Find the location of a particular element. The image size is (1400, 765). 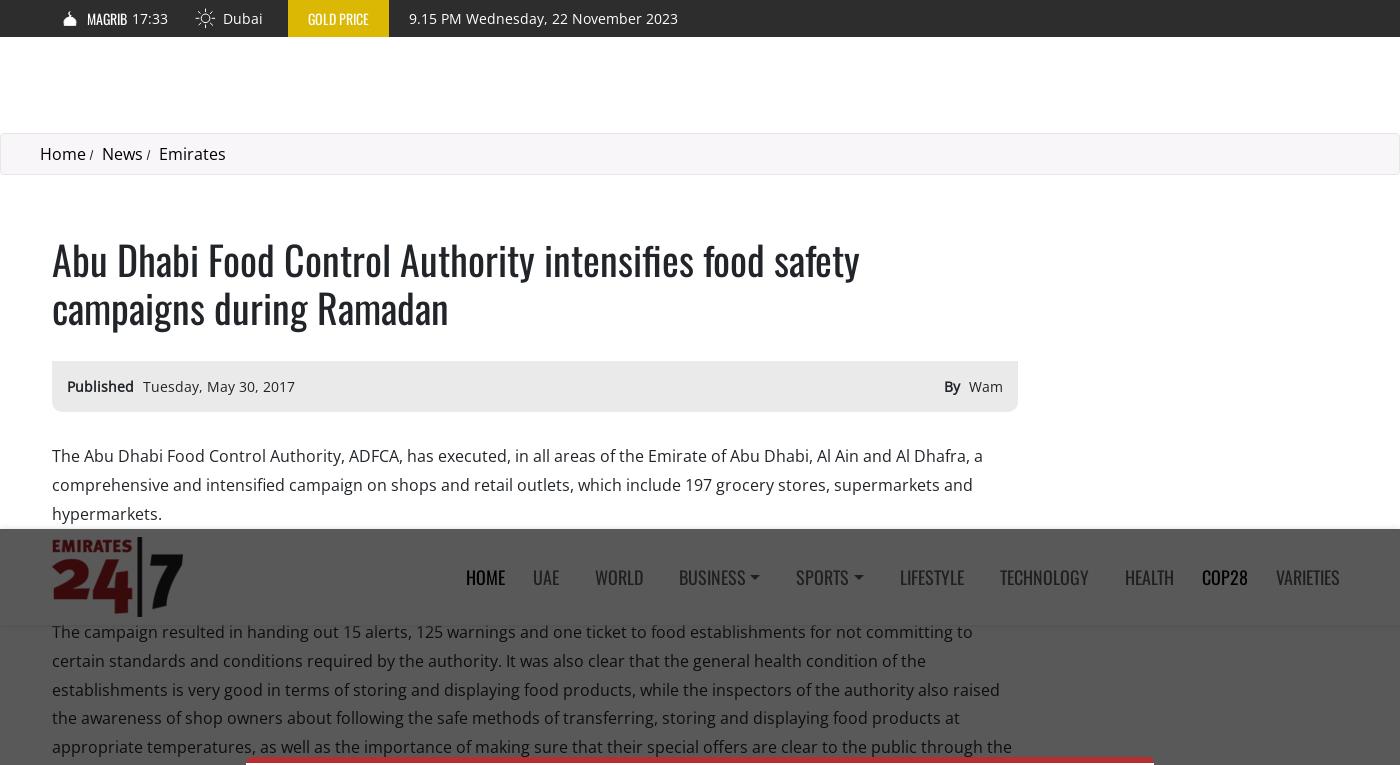

'Varieties' is located at coordinates (1308, 46).